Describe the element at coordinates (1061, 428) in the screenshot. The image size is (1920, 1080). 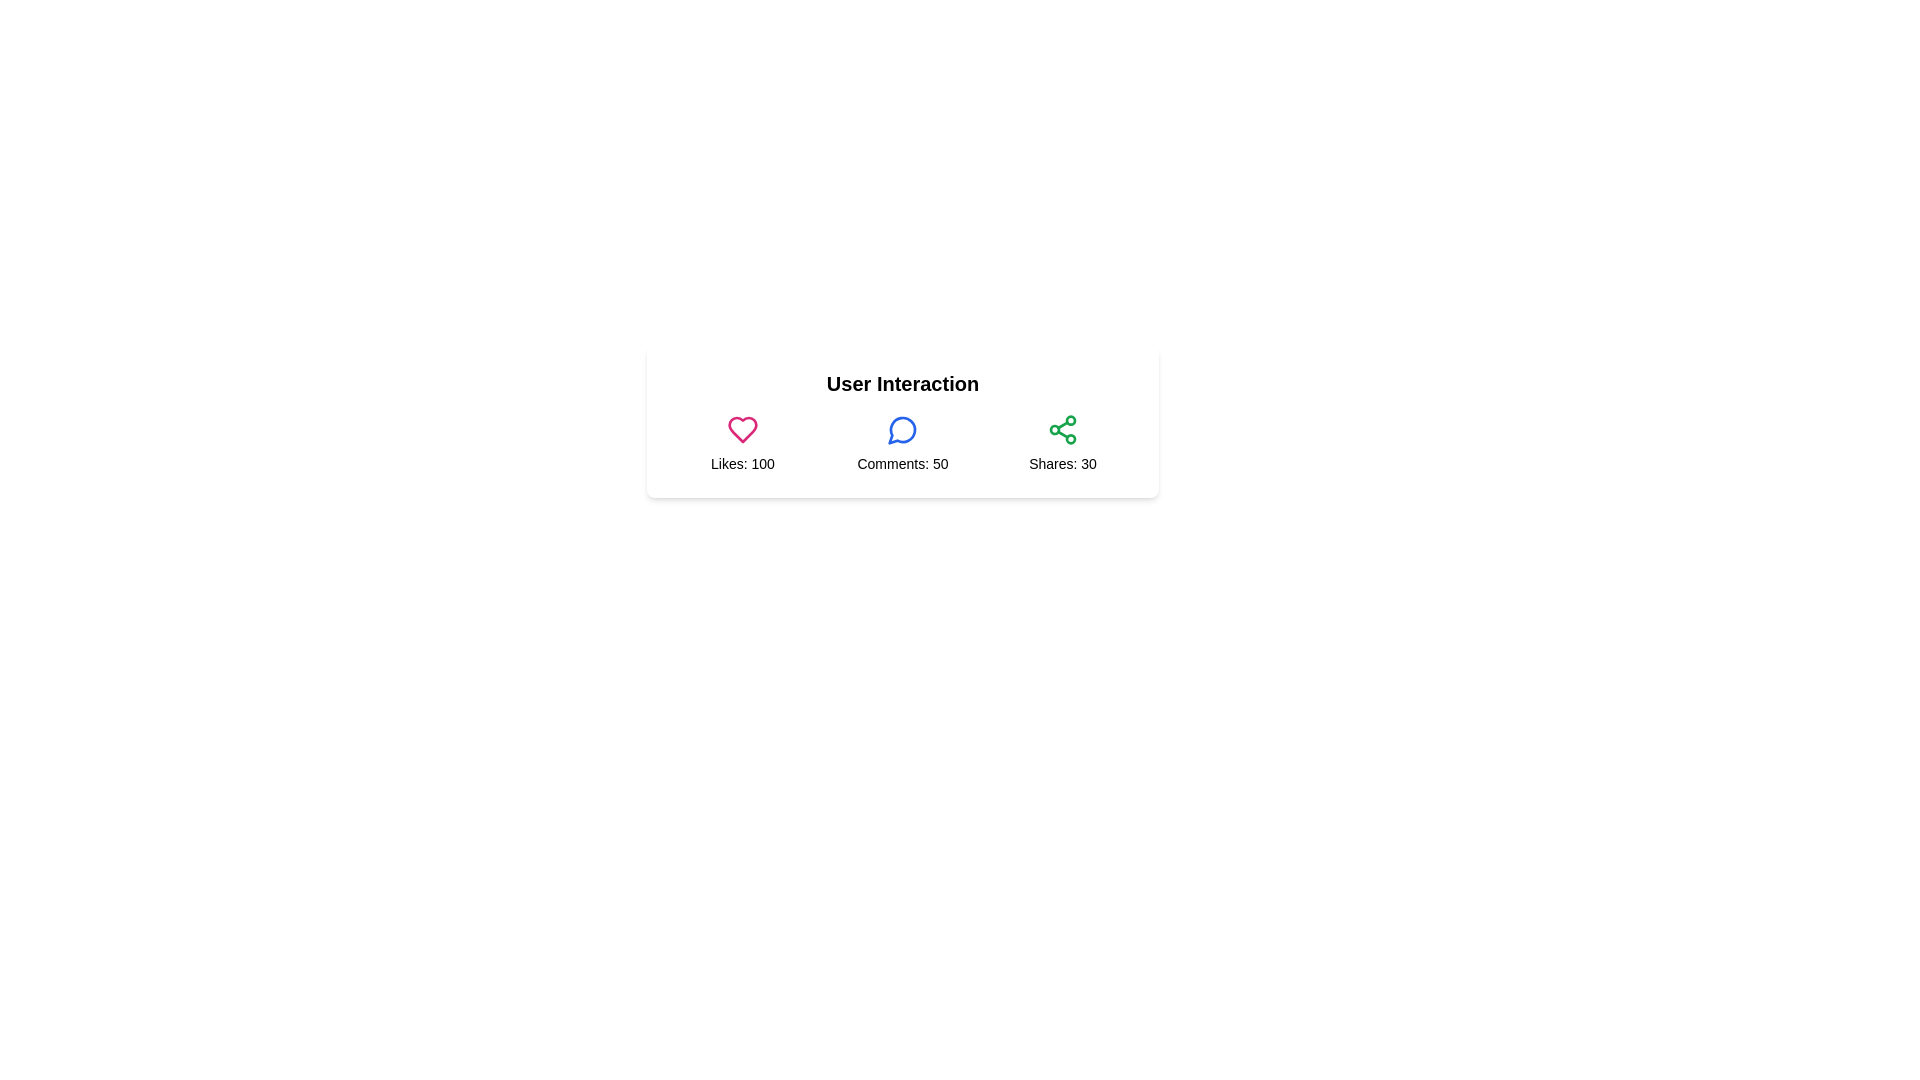
I see `the sharing icon located in the 'Shares: 30' section of the interface, which is the left-aligned icon and the rightmost in the 'User Interaction' section` at that location.